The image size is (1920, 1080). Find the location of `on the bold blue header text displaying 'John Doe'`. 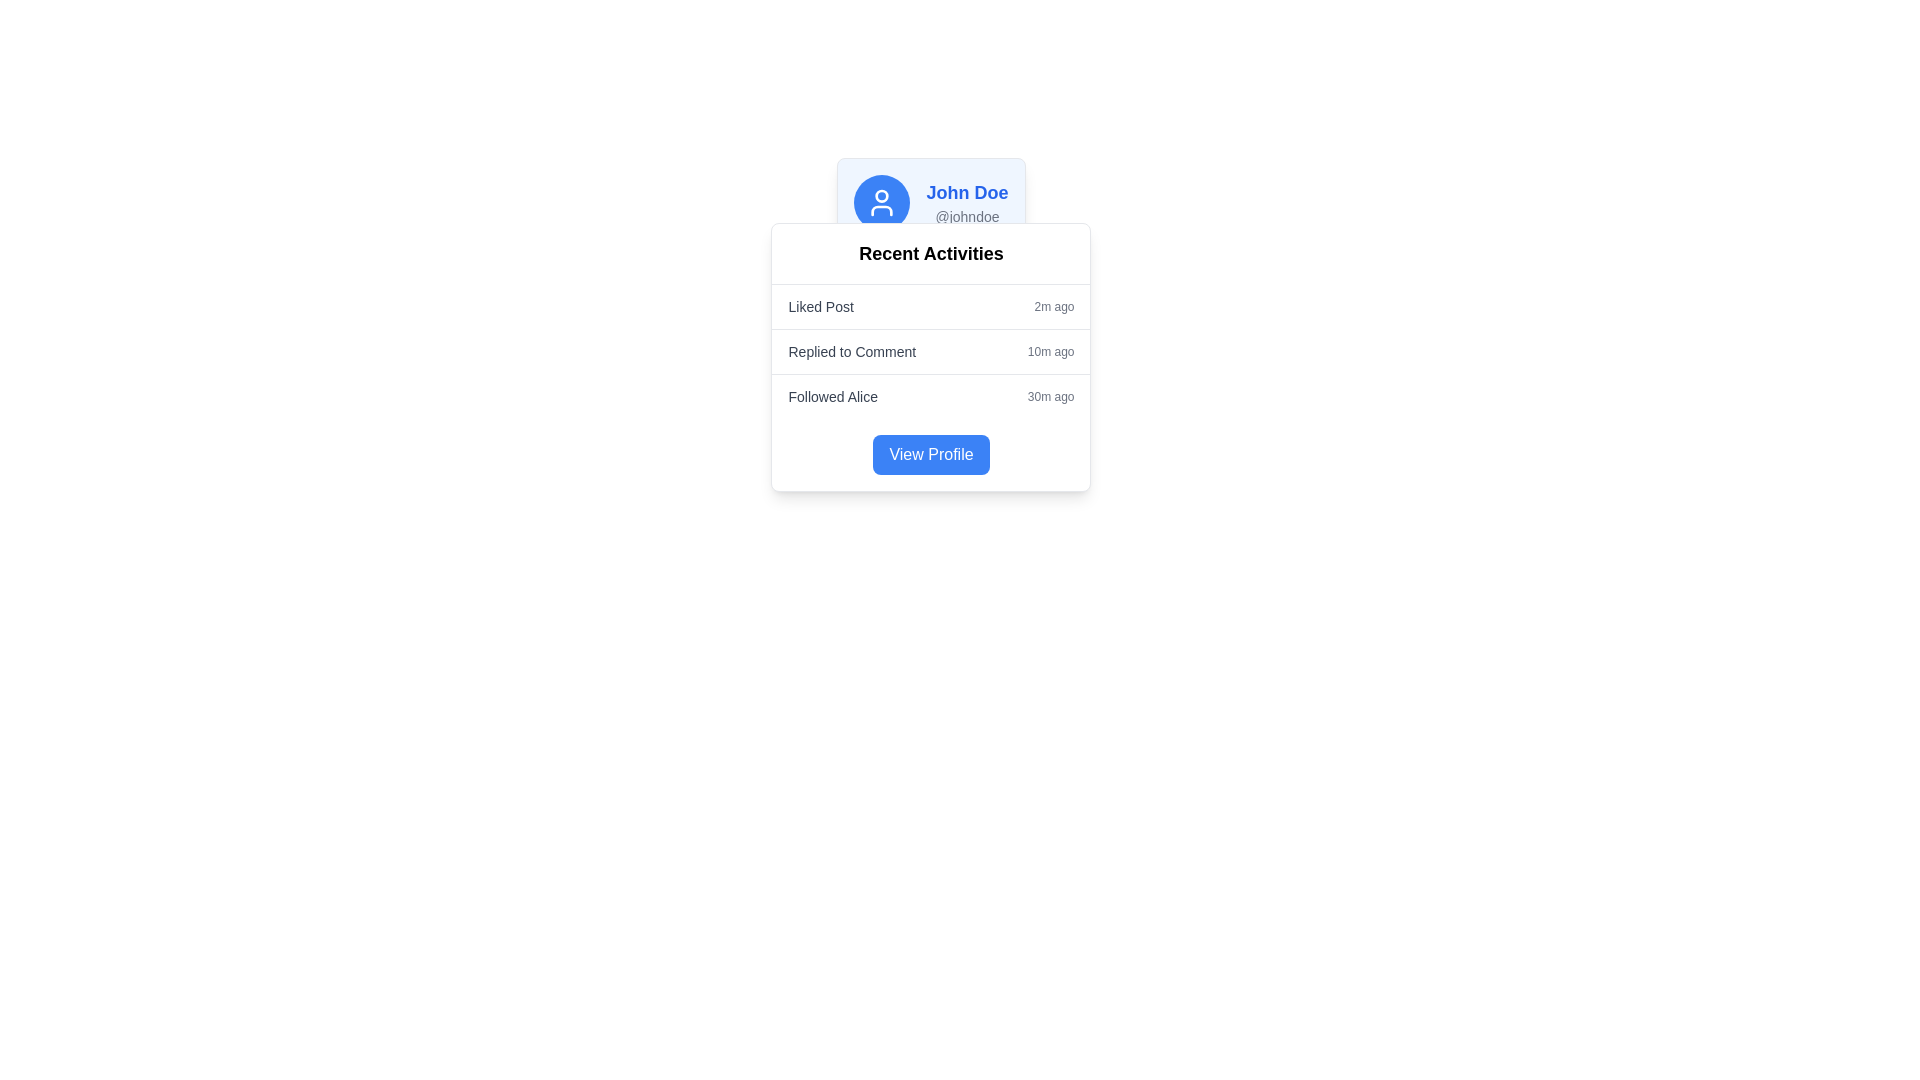

on the bold blue header text displaying 'John Doe' is located at coordinates (967, 192).